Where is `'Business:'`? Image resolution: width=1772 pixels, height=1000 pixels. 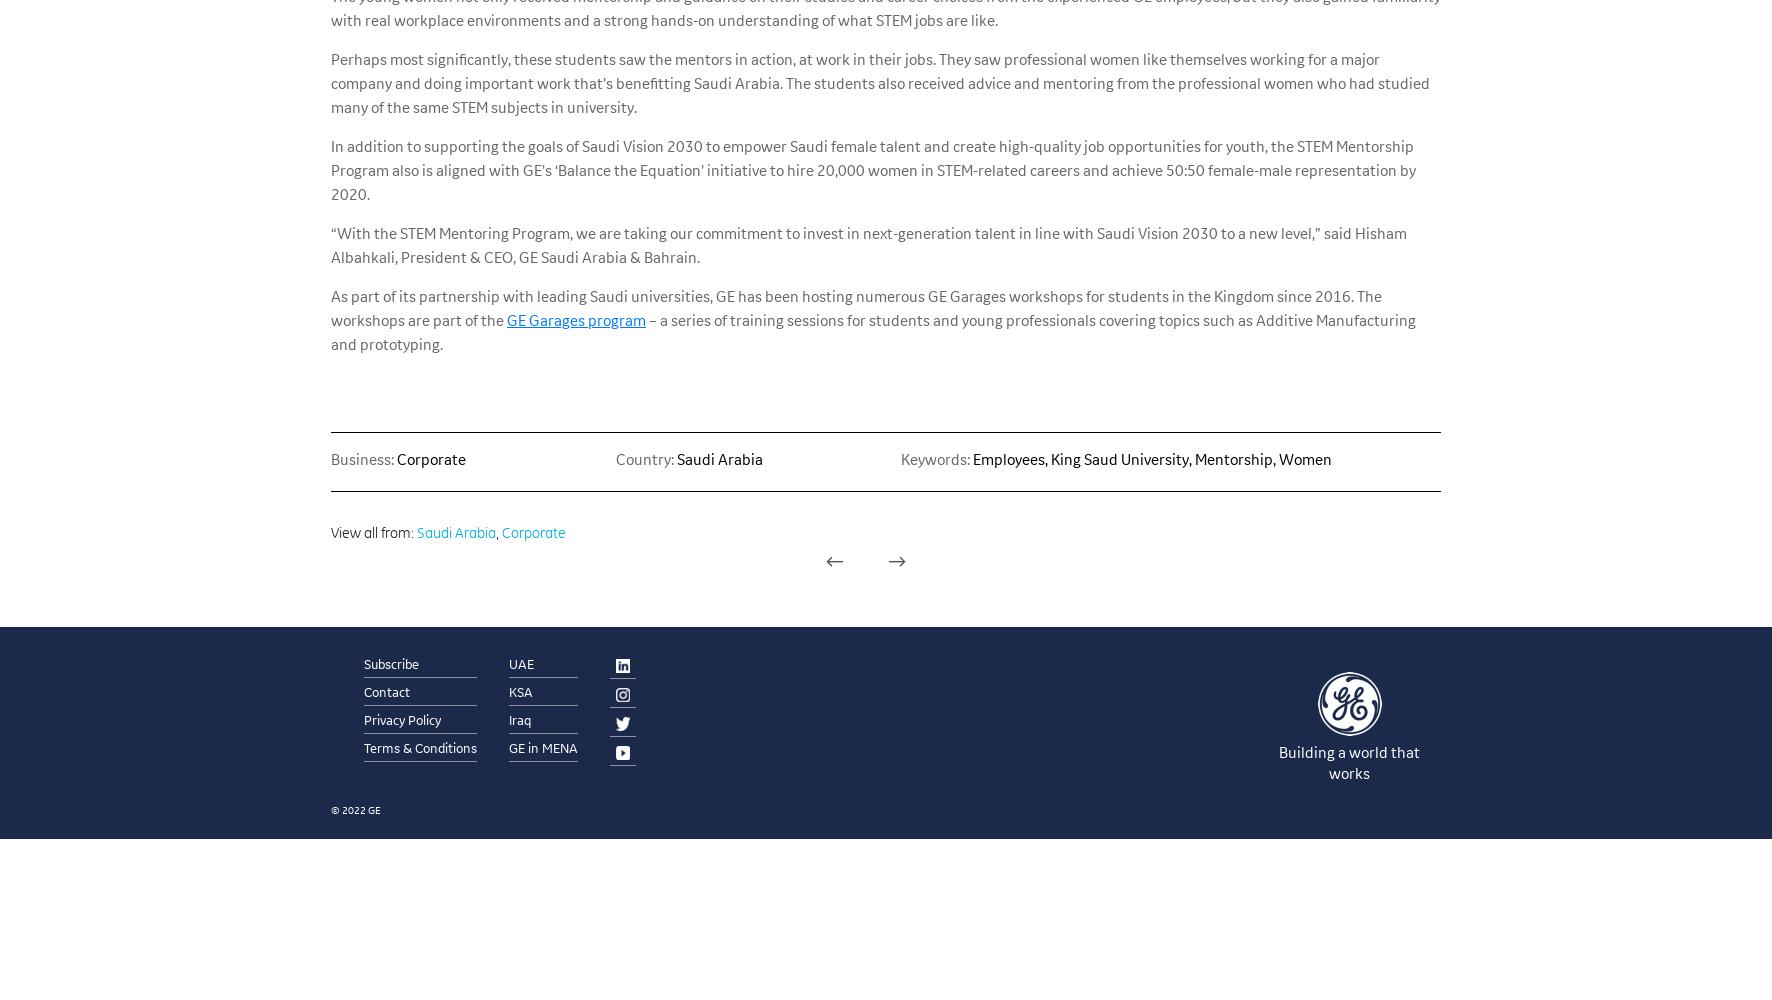
'Business:' is located at coordinates (330, 457).